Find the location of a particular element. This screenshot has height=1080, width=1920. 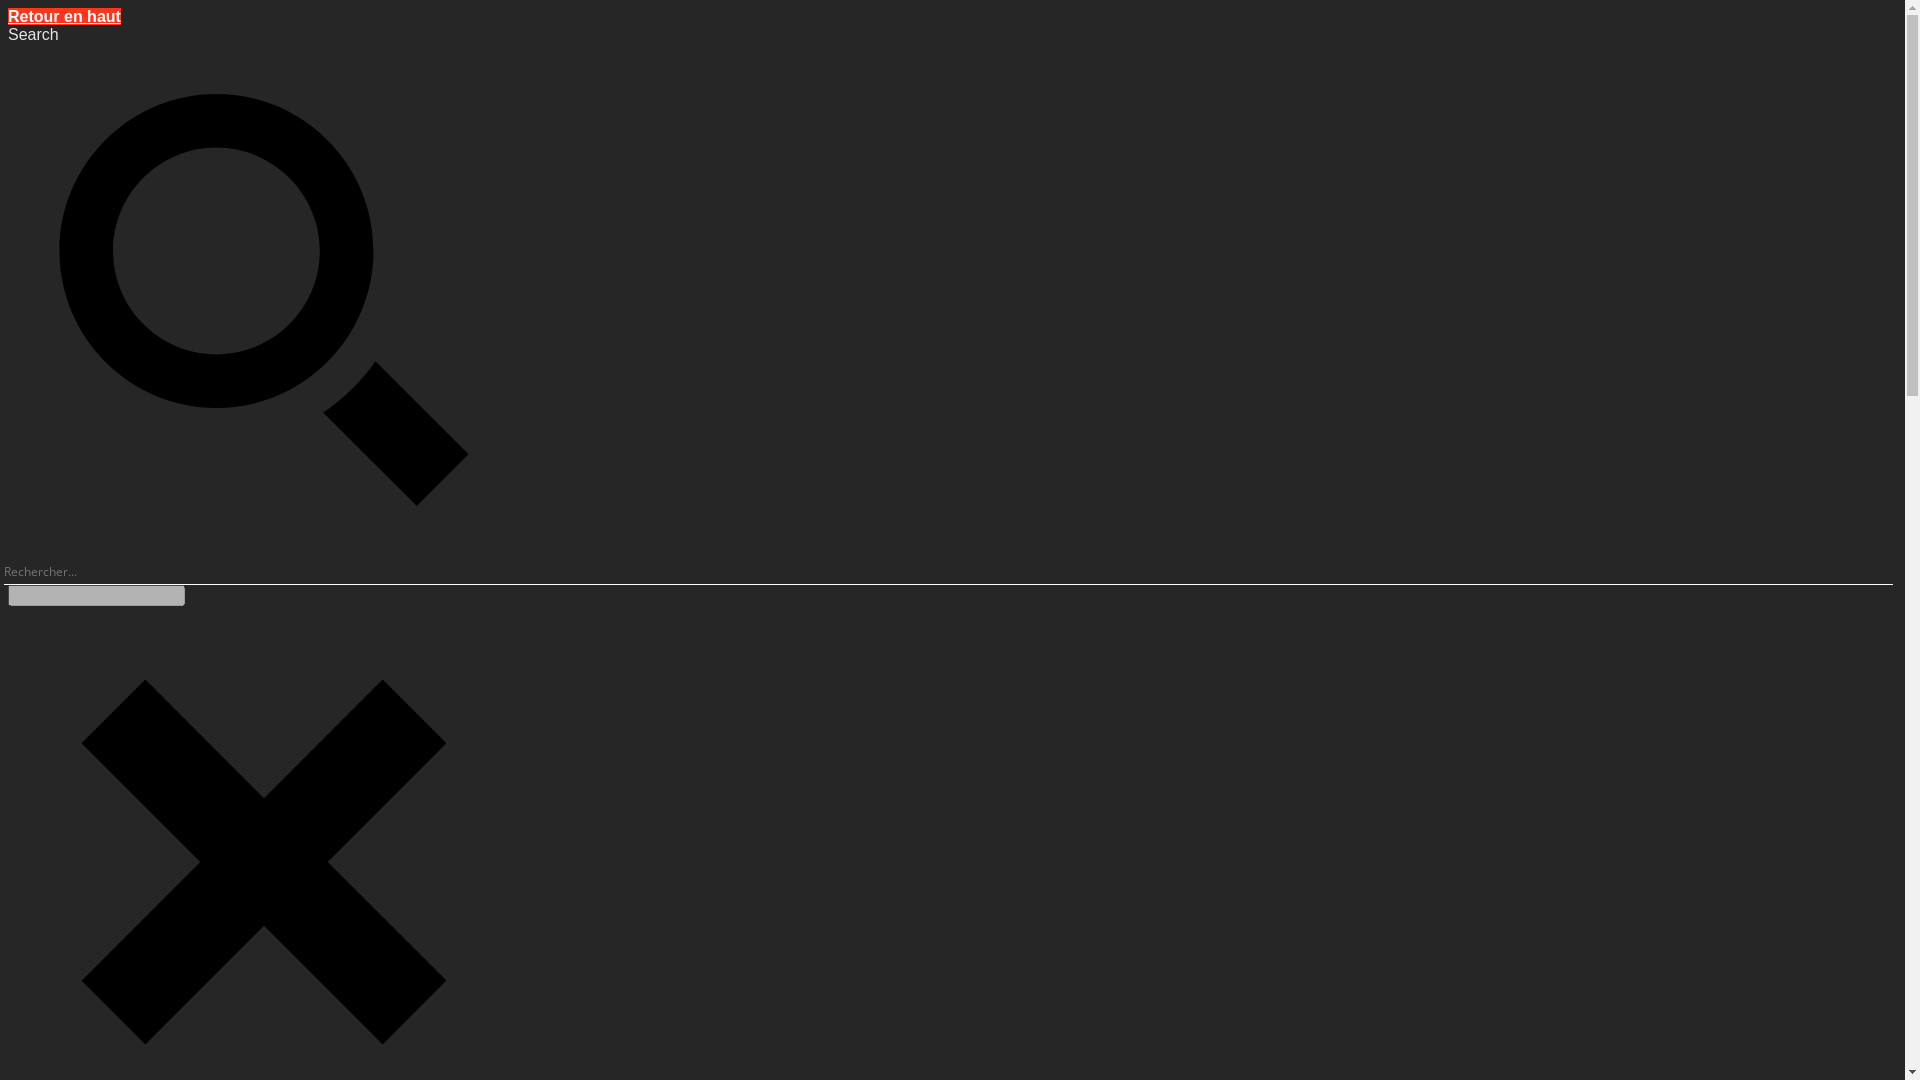

'Retour en haut' is located at coordinates (64, 16).